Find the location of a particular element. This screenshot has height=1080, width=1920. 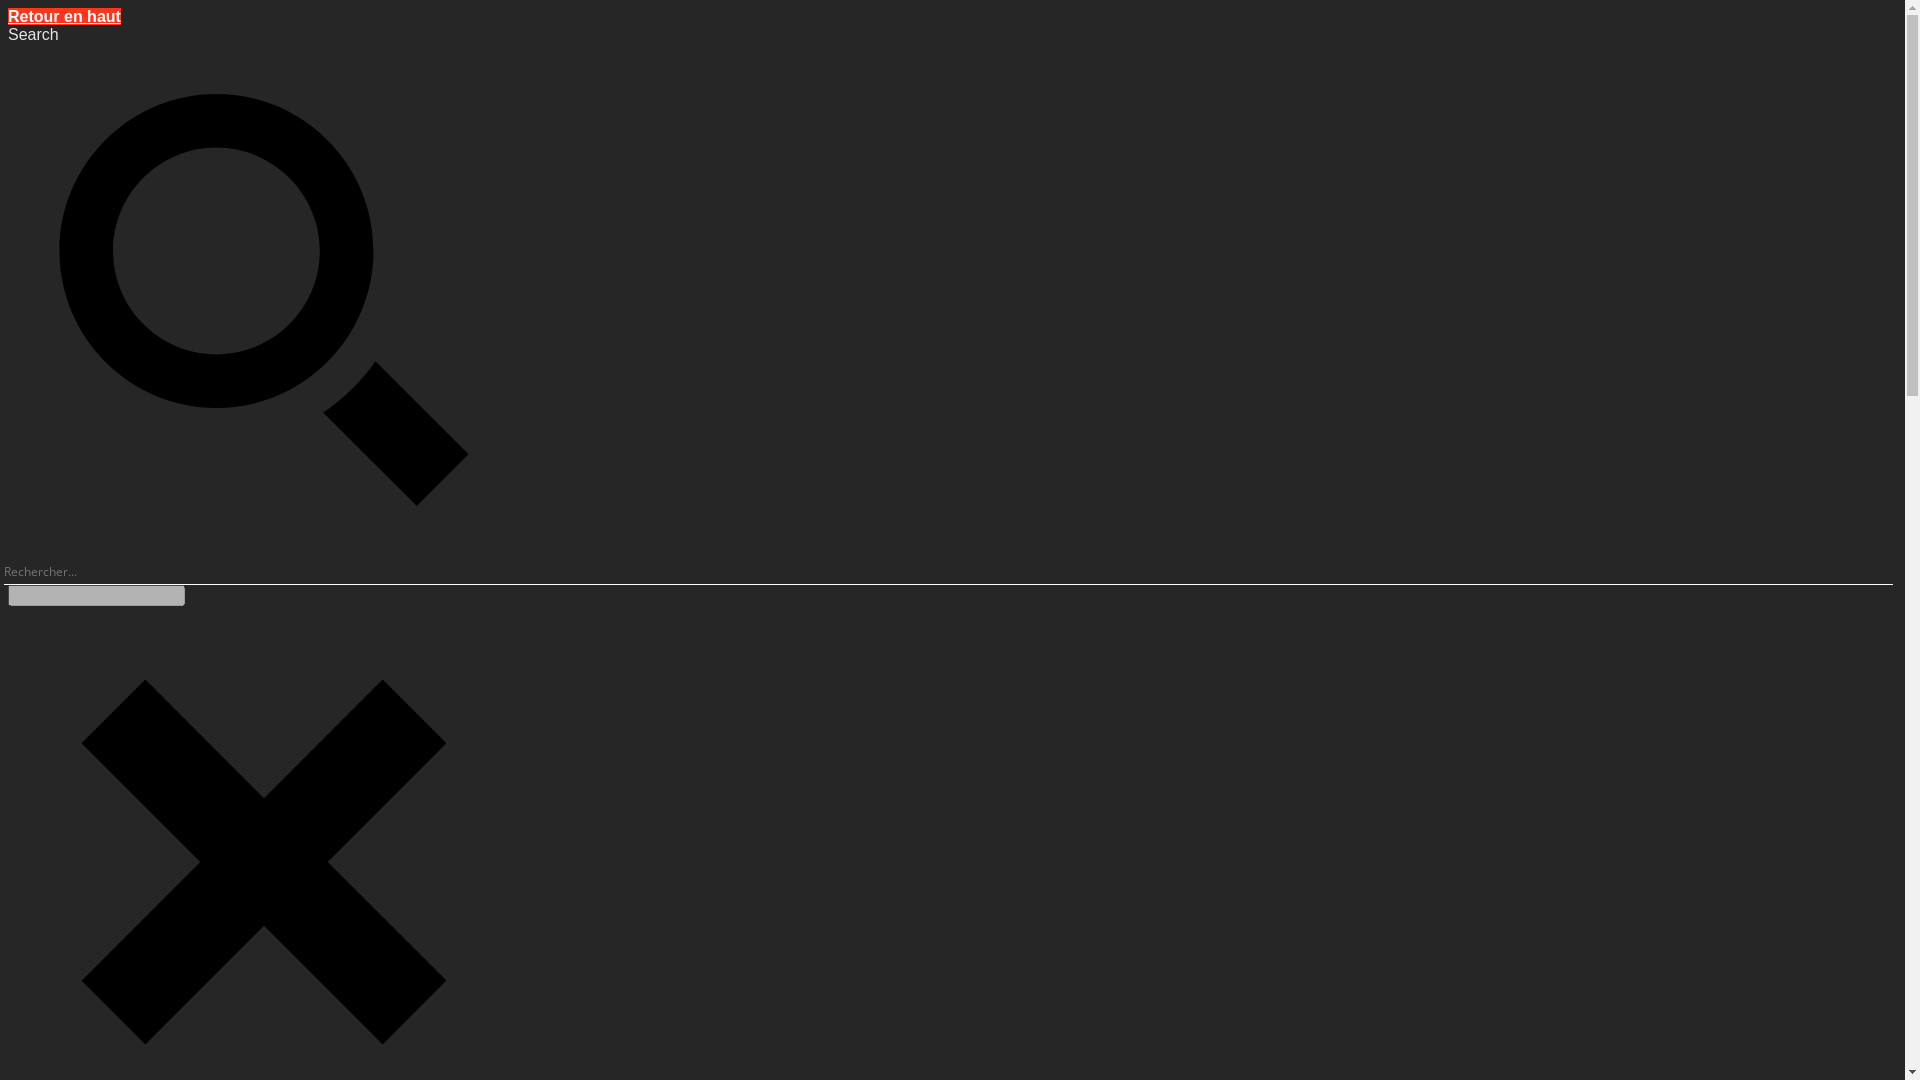

'Retour en haut' is located at coordinates (64, 16).